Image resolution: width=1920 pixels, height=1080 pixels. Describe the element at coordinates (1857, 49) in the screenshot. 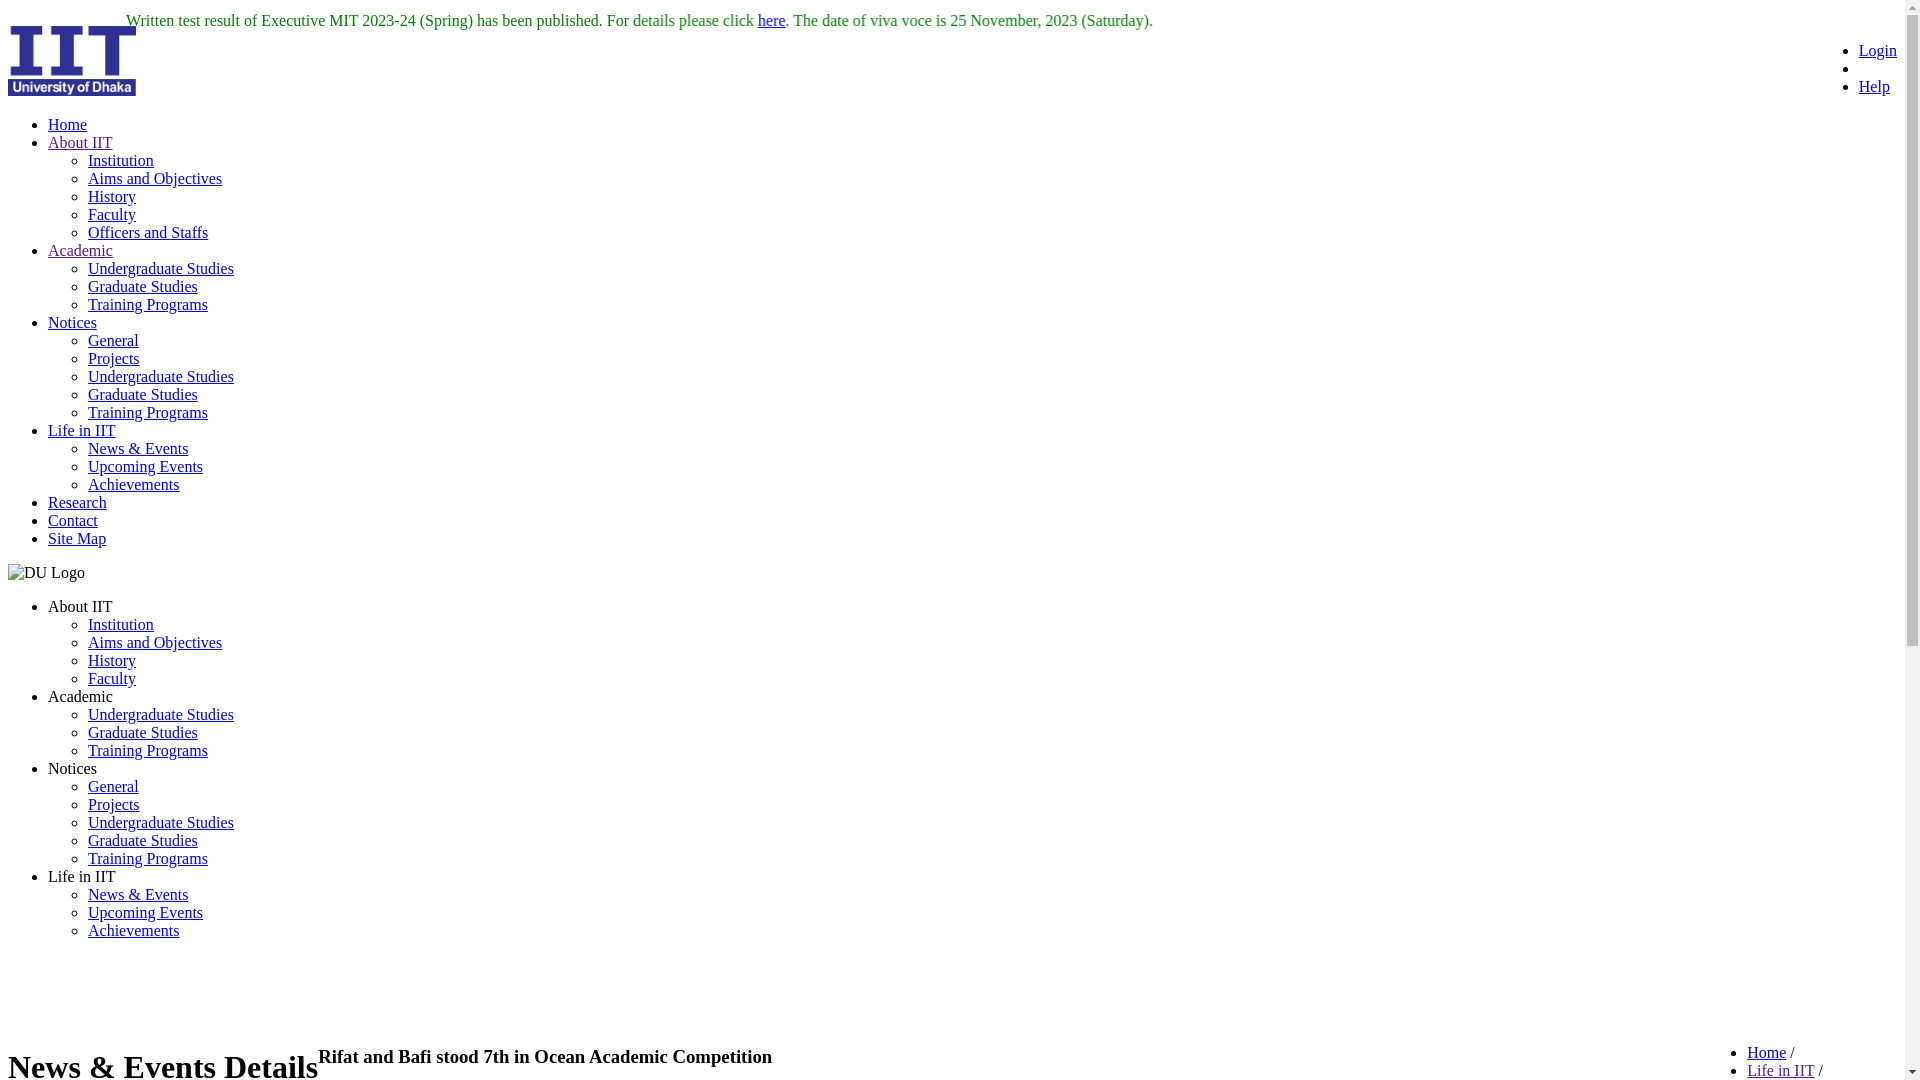

I see `'Login'` at that location.